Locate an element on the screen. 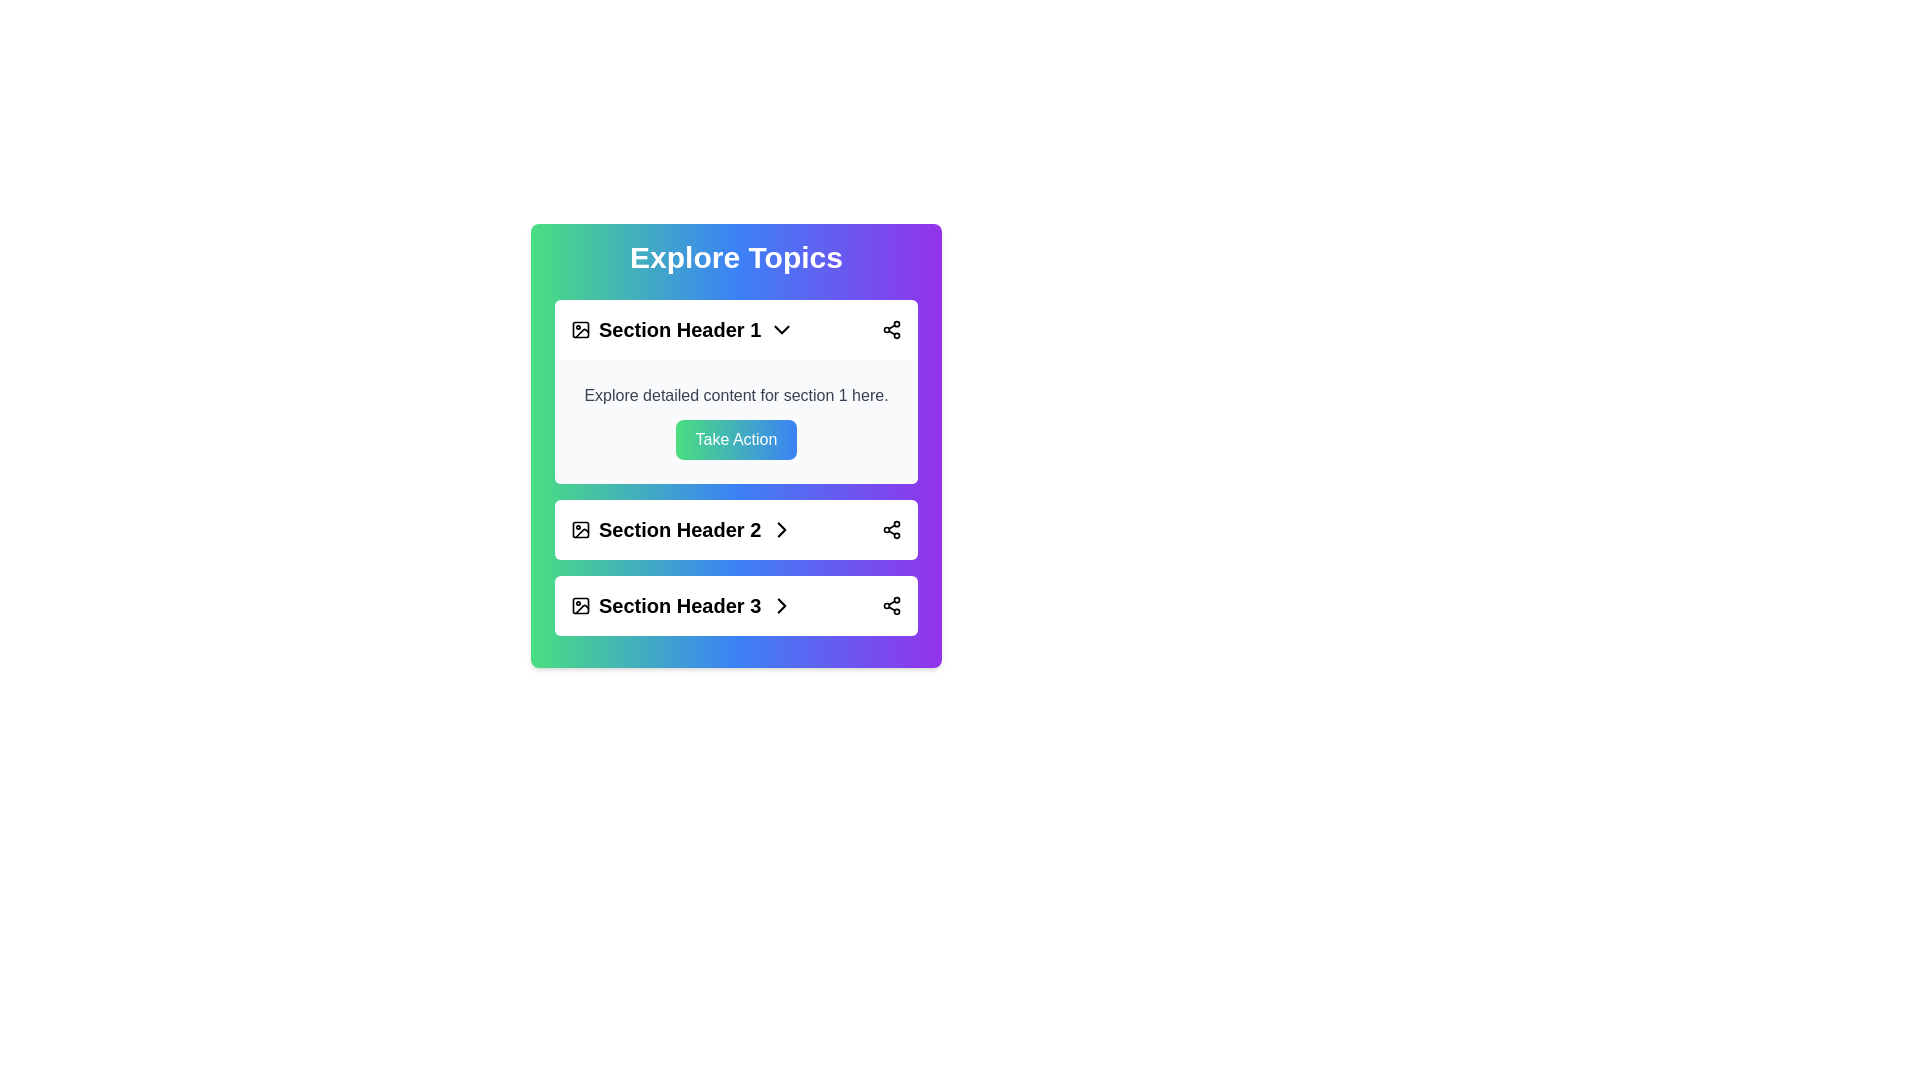 The height and width of the screenshot is (1080, 1920). the toggle icon is located at coordinates (781, 329).